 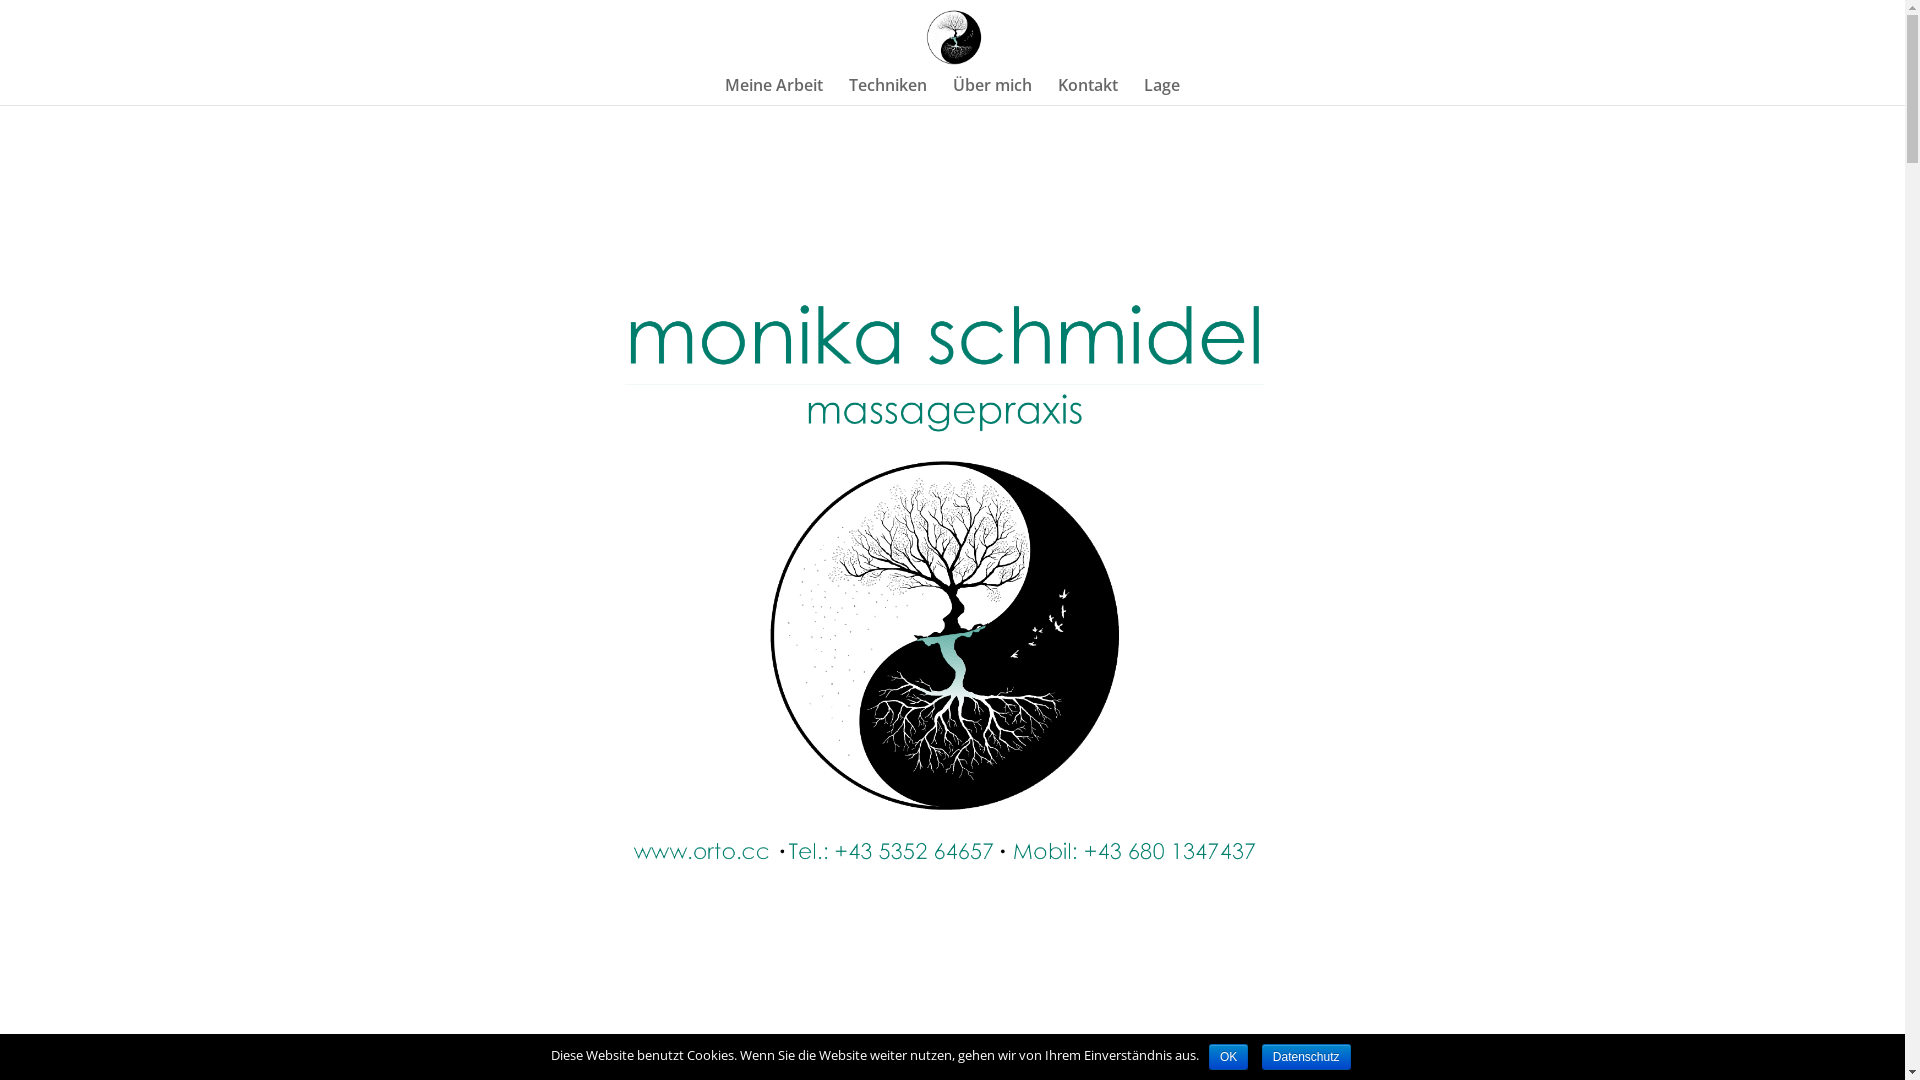 What do you see at coordinates (1208, 1055) in the screenshot?
I see `'OK'` at bounding box center [1208, 1055].